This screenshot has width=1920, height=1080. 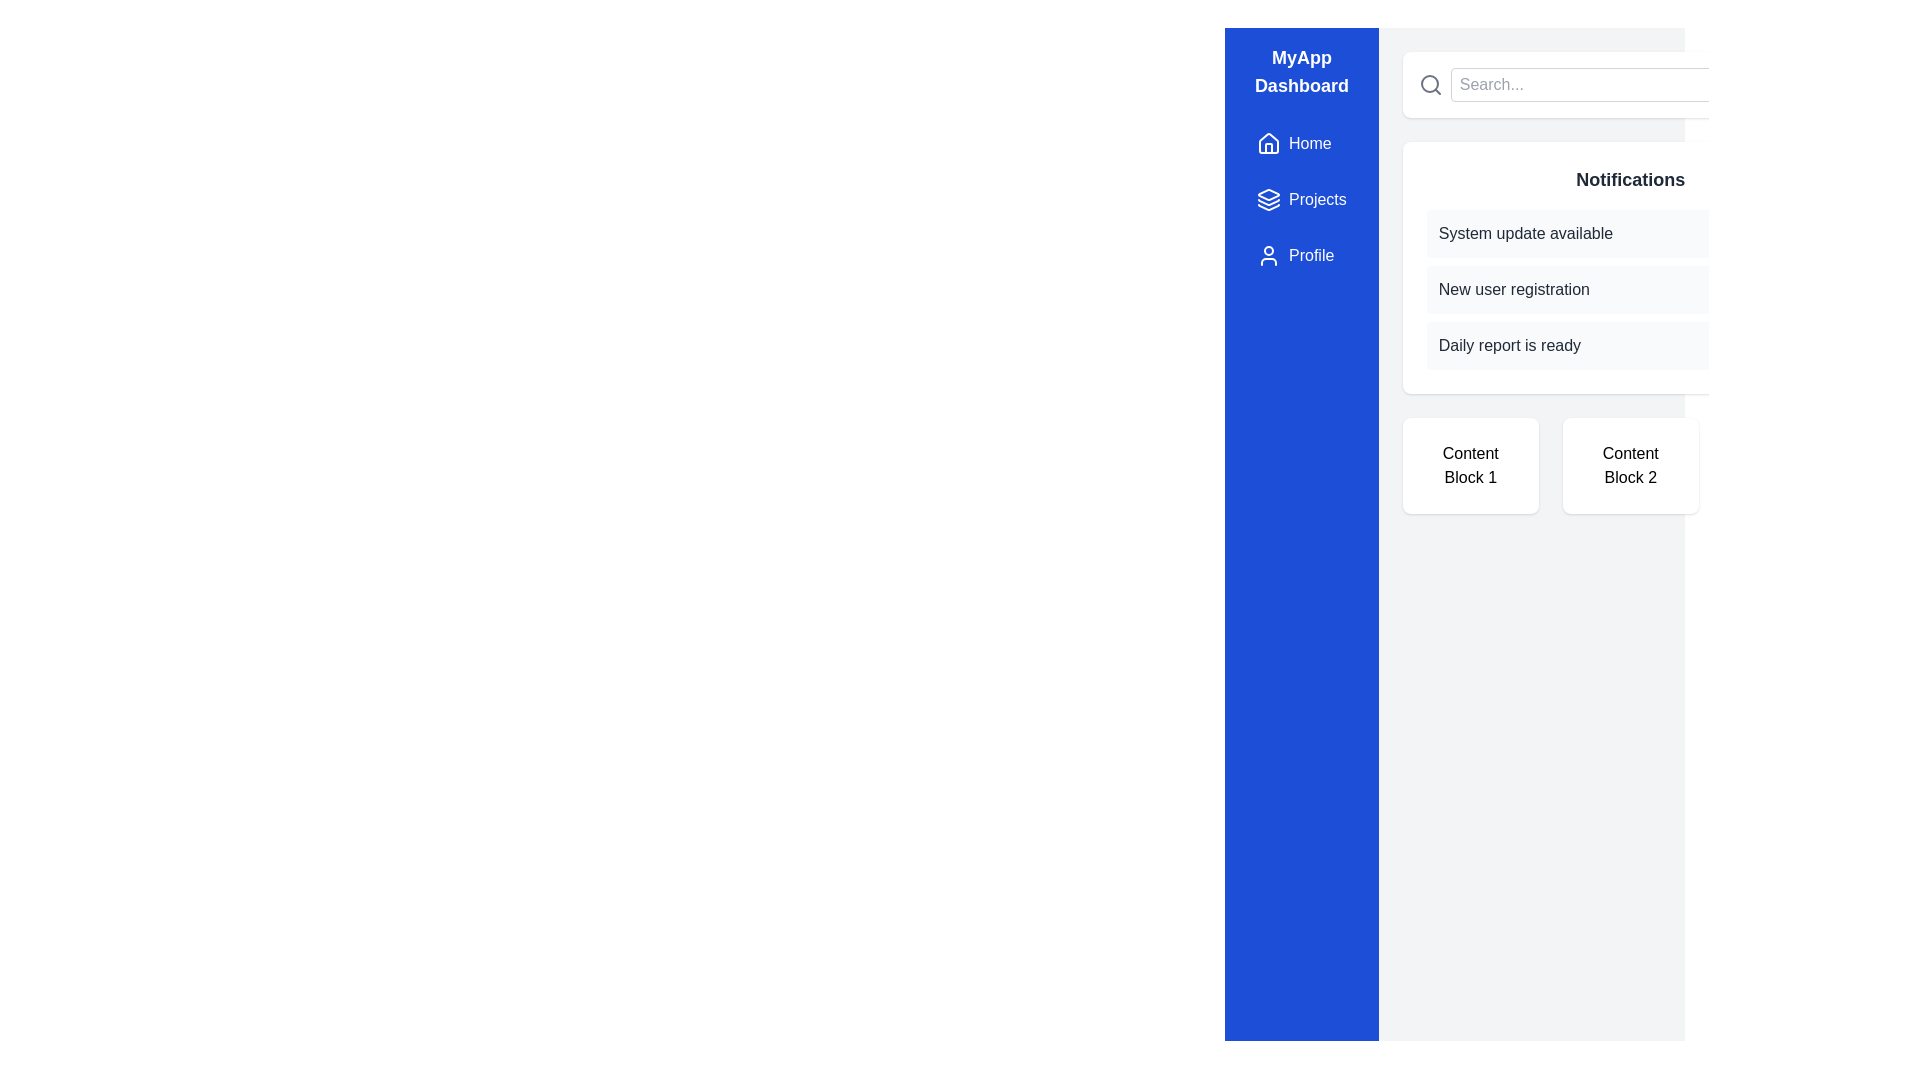 What do you see at coordinates (1509, 345) in the screenshot?
I see `the text block displaying 'Daily report is ready' in dark gray color, which is the first text element in a notification card` at bounding box center [1509, 345].